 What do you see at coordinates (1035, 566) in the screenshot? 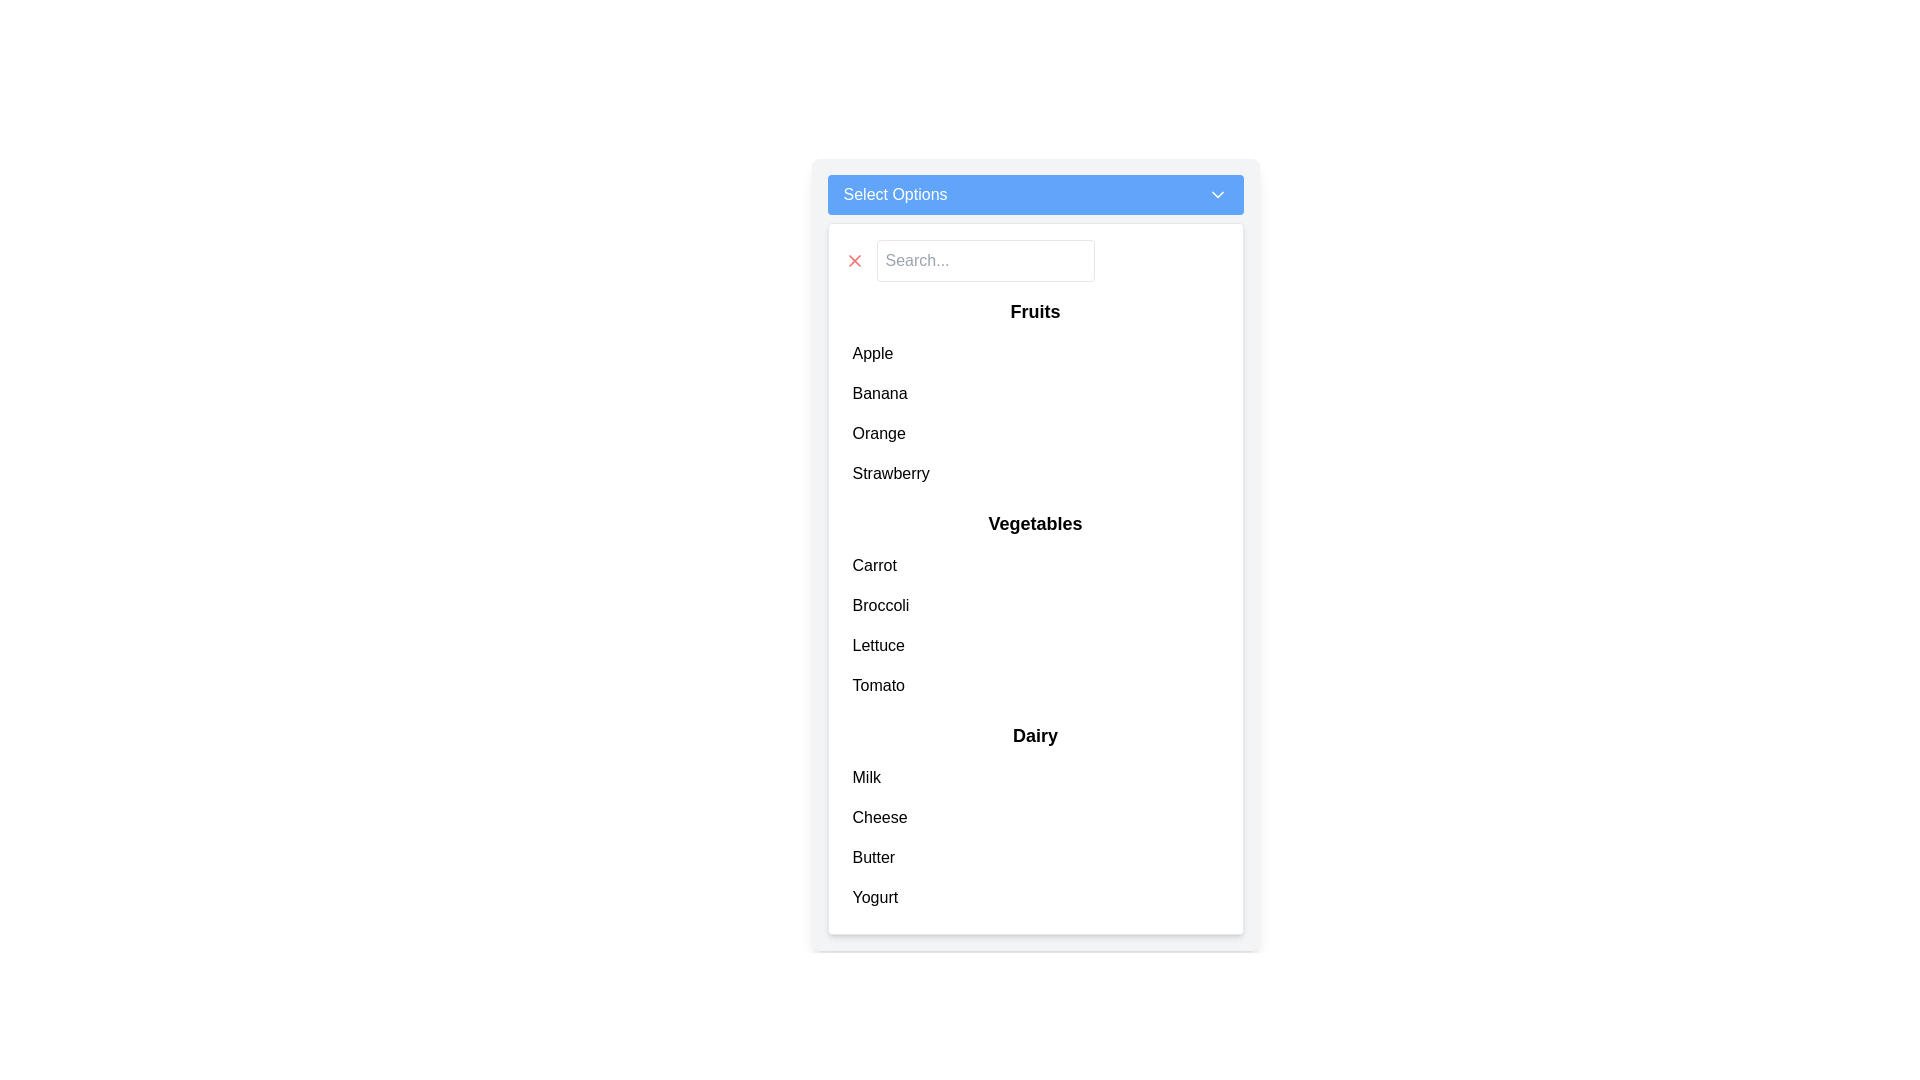
I see `the first list item labeled 'Carrot' under the 'Vegetables' category` at bounding box center [1035, 566].